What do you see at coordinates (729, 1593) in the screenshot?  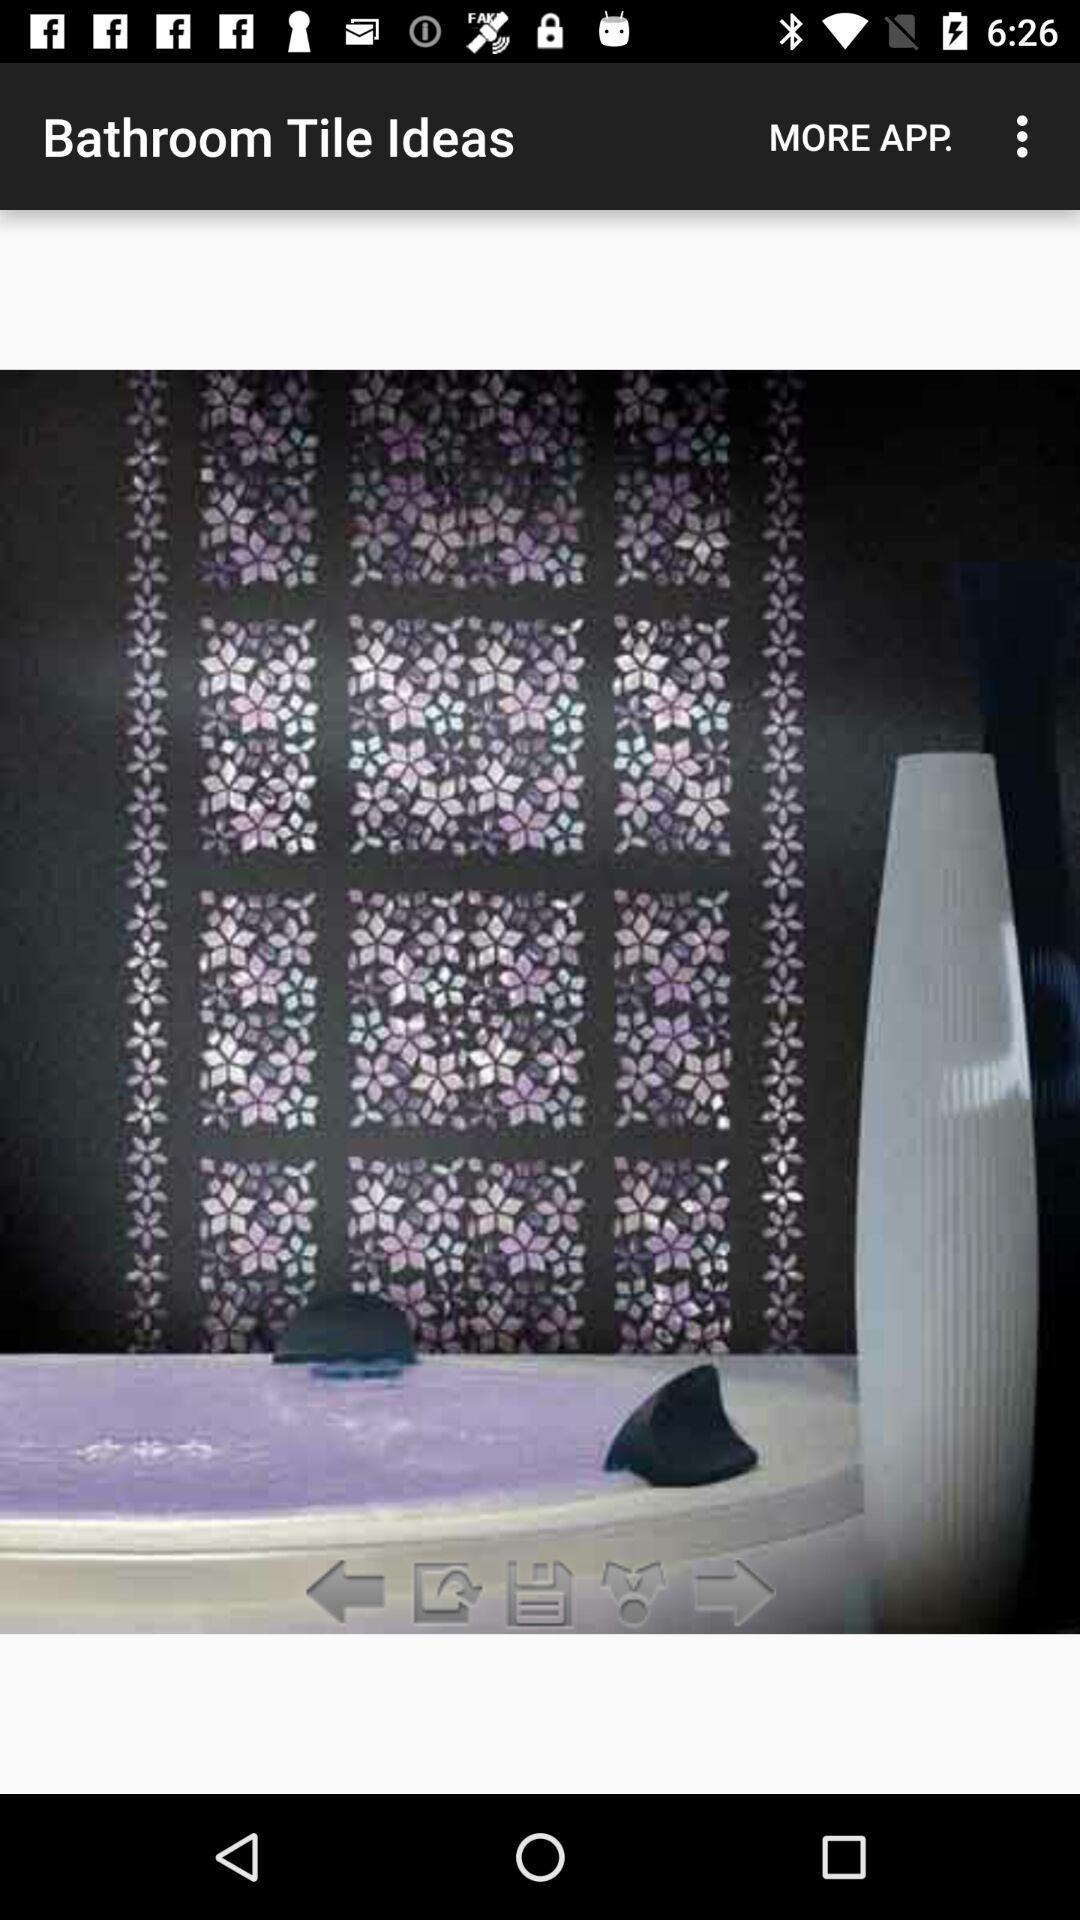 I see `next image` at bounding box center [729, 1593].